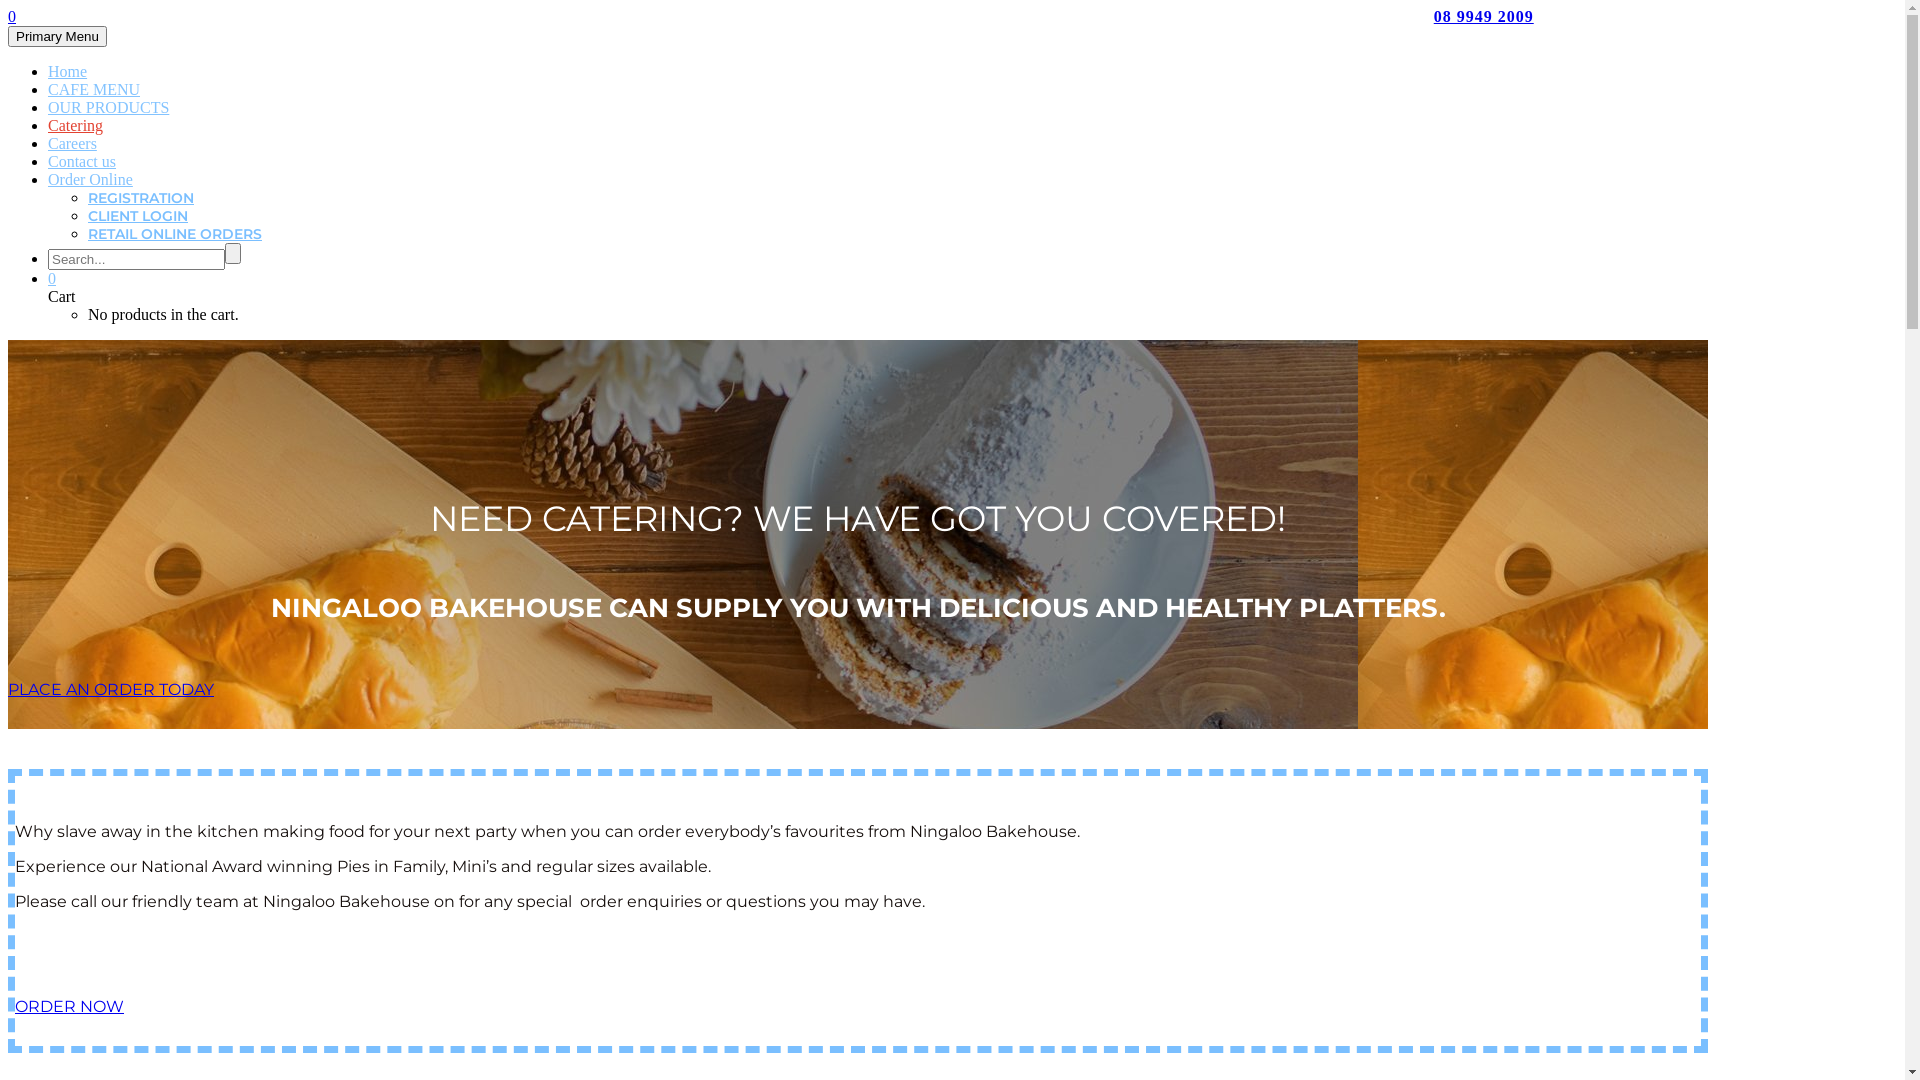  Describe the element at coordinates (67, 70) in the screenshot. I see `'Home'` at that location.